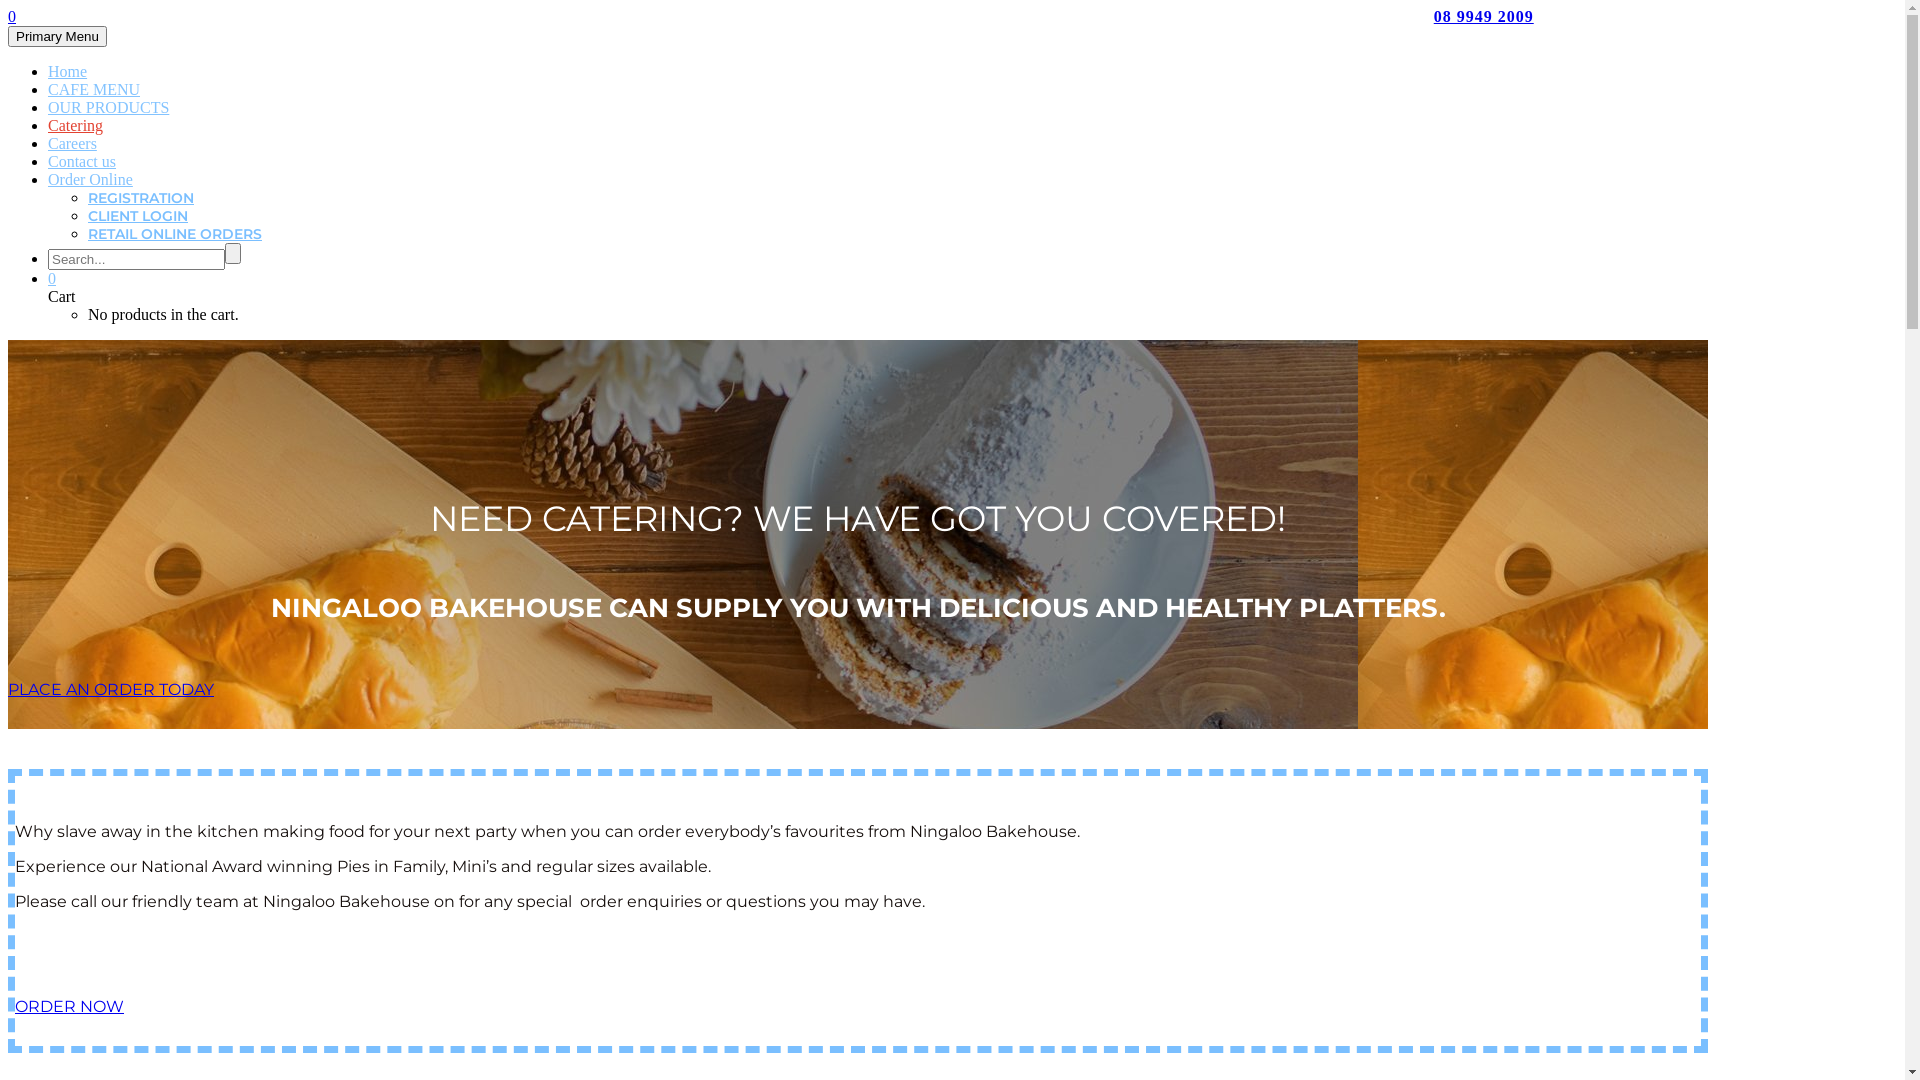  Describe the element at coordinates (67, 70) in the screenshot. I see `'Home'` at that location.